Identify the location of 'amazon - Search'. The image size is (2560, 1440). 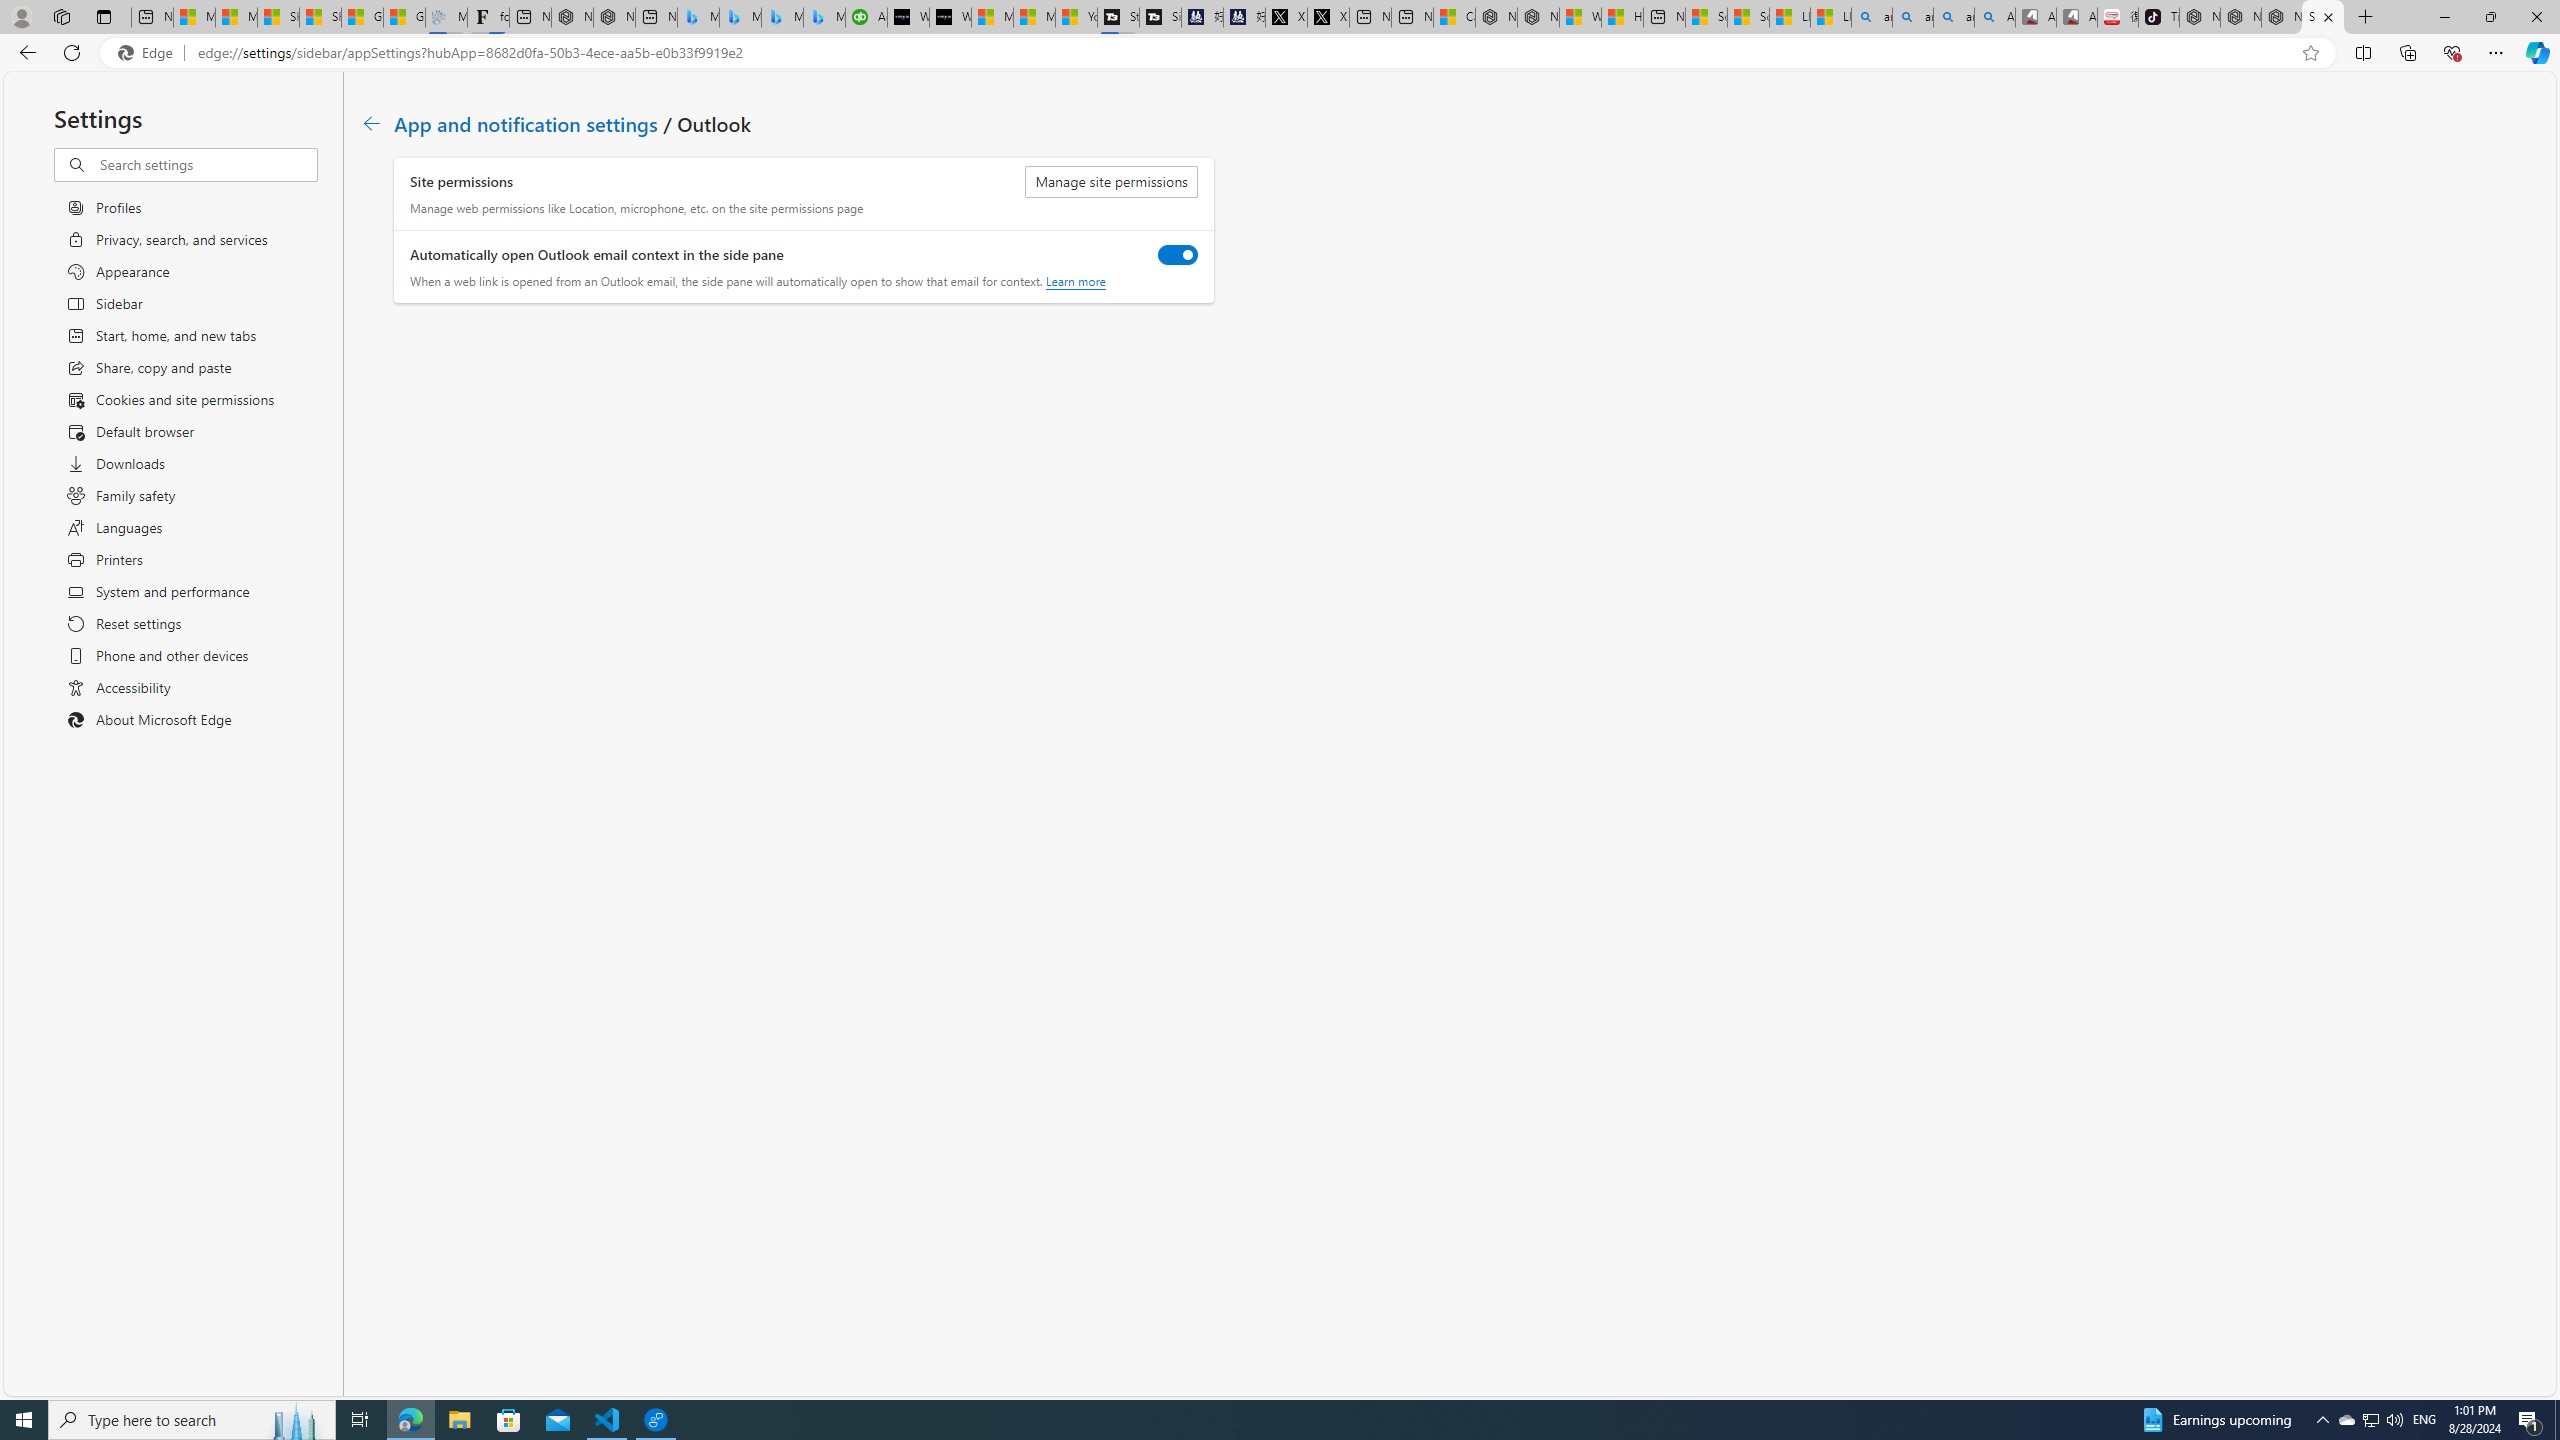
(1912, 16).